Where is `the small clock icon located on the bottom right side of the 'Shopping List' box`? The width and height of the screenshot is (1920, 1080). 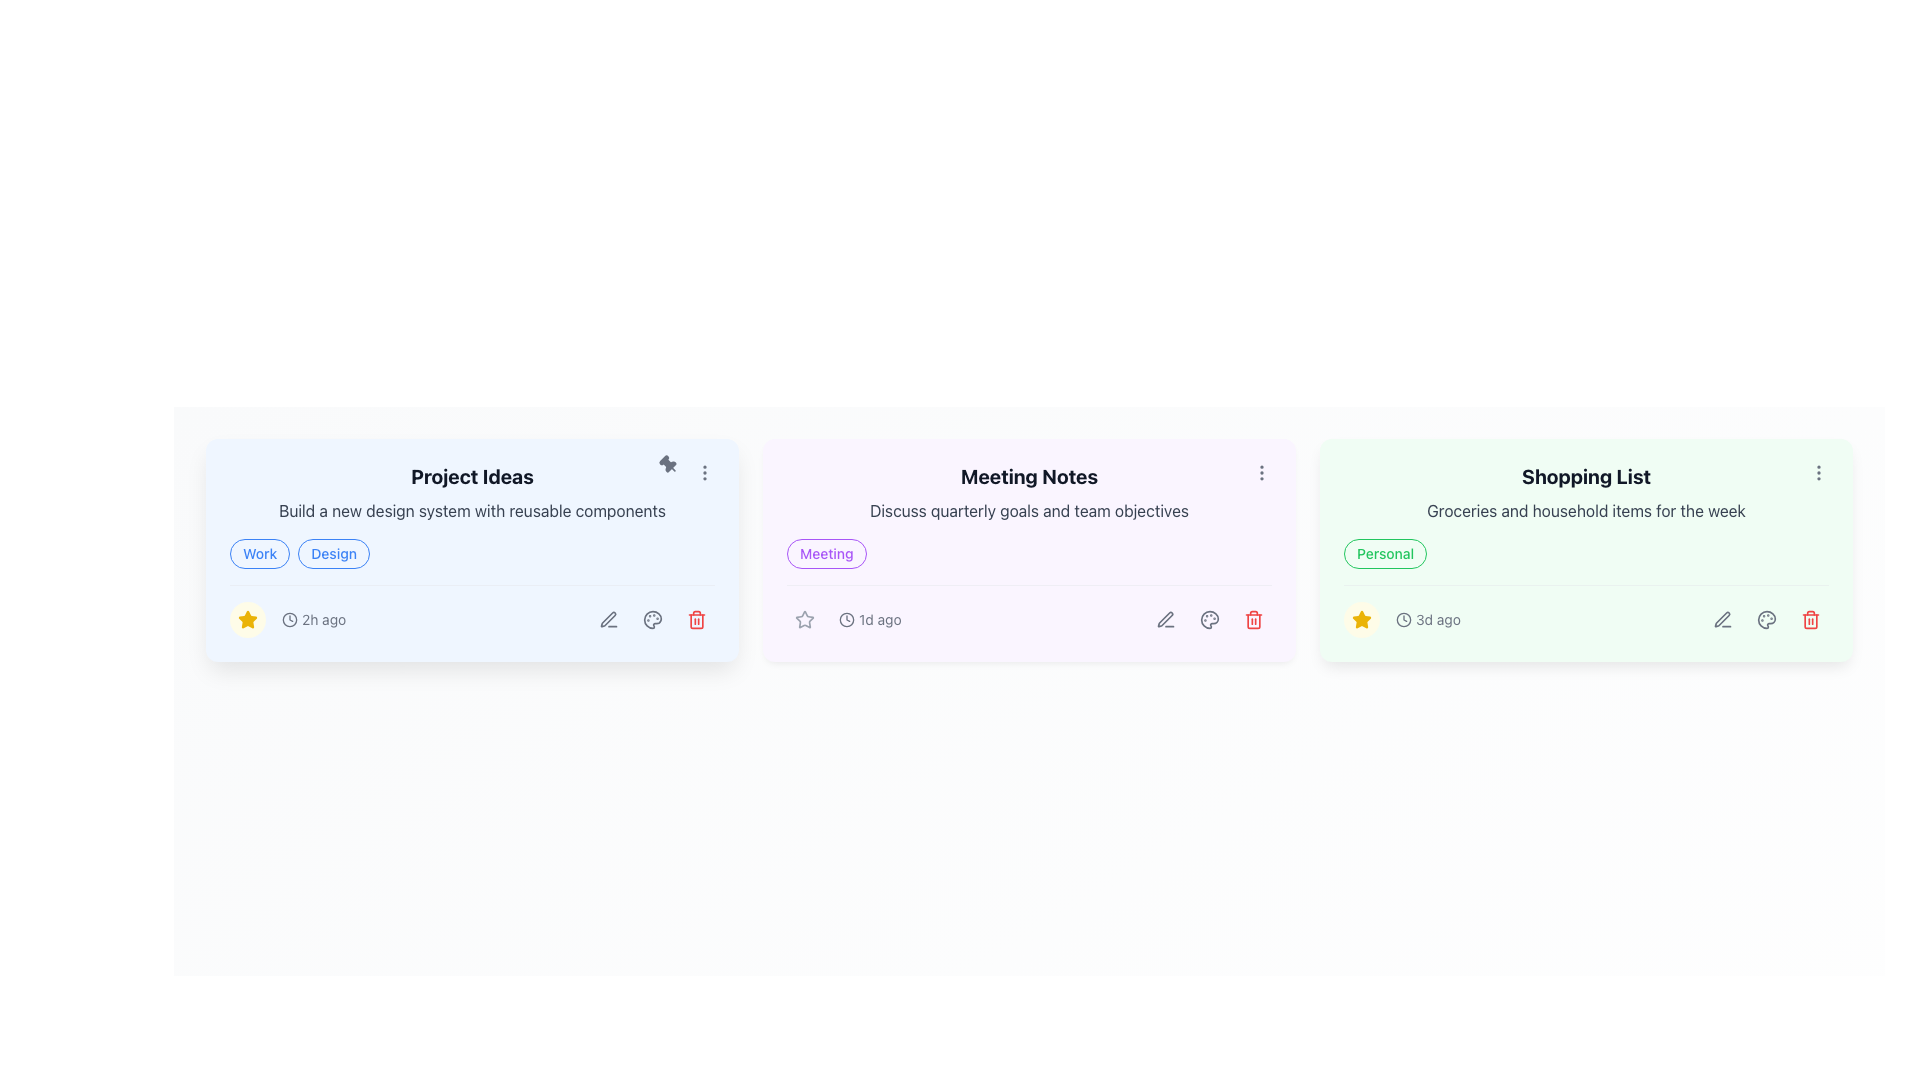 the small clock icon located on the bottom right side of the 'Shopping List' box is located at coordinates (1402, 619).